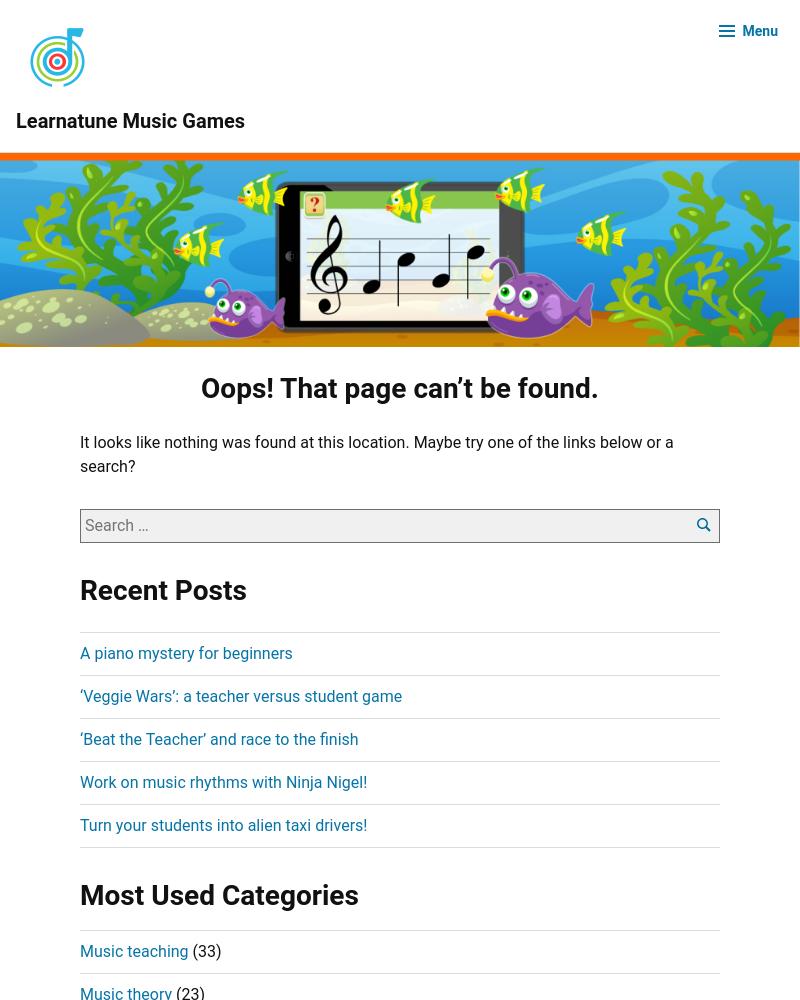  I want to click on 'Learnatune Music Games', so click(129, 120).